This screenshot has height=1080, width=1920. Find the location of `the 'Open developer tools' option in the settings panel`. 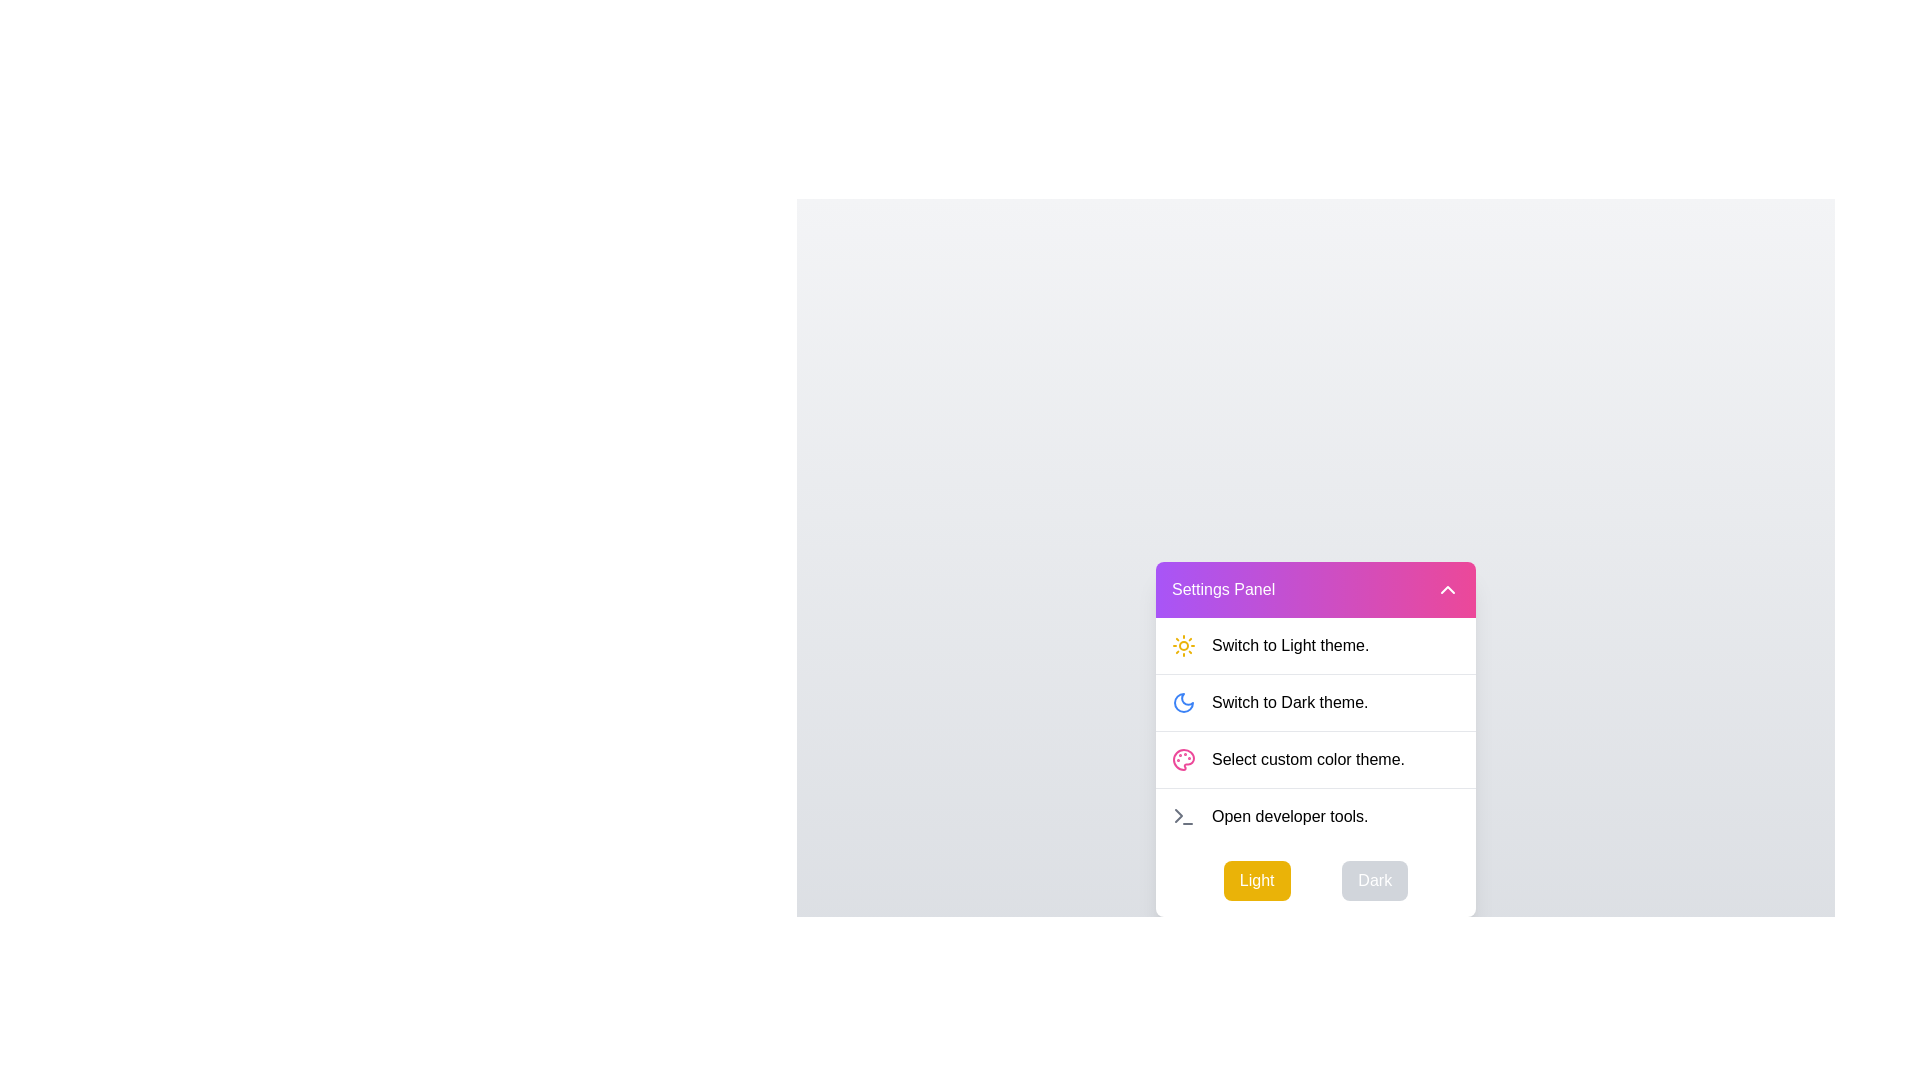

the 'Open developer tools' option in the settings panel is located at coordinates (1290, 816).